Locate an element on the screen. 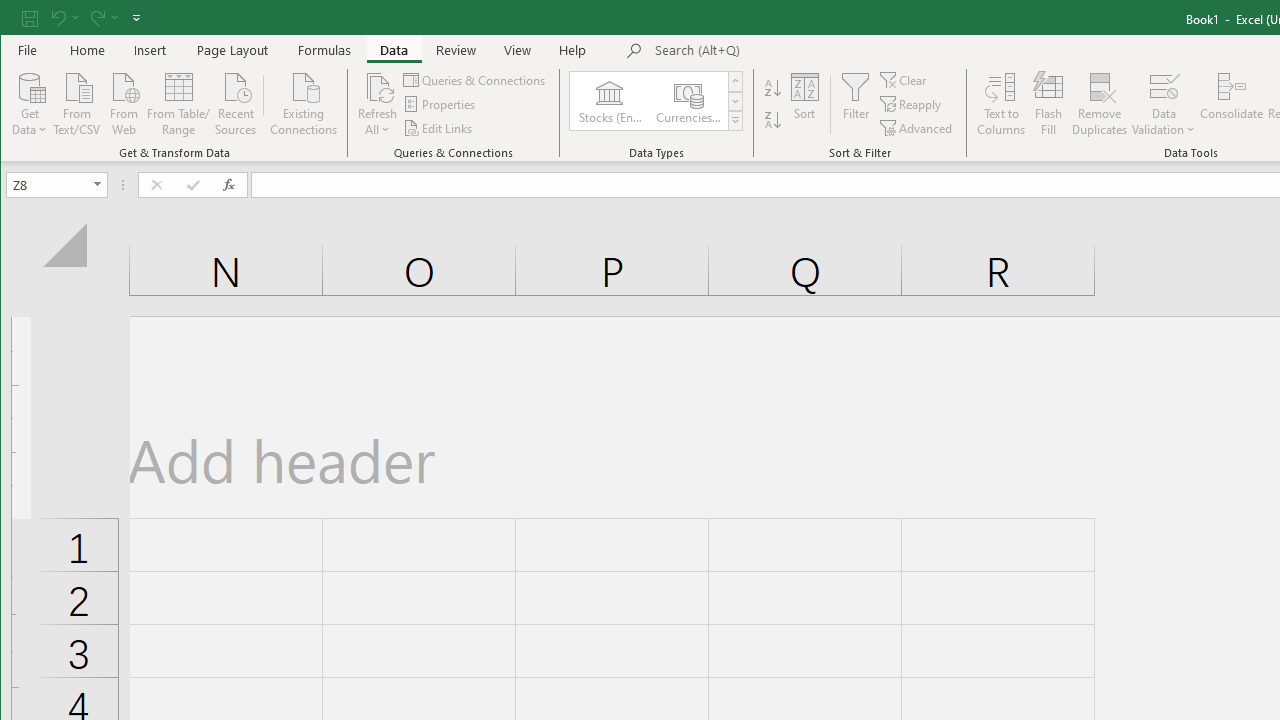 The width and height of the screenshot is (1280, 720). 'Edit Links' is located at coordinates (438, 128).